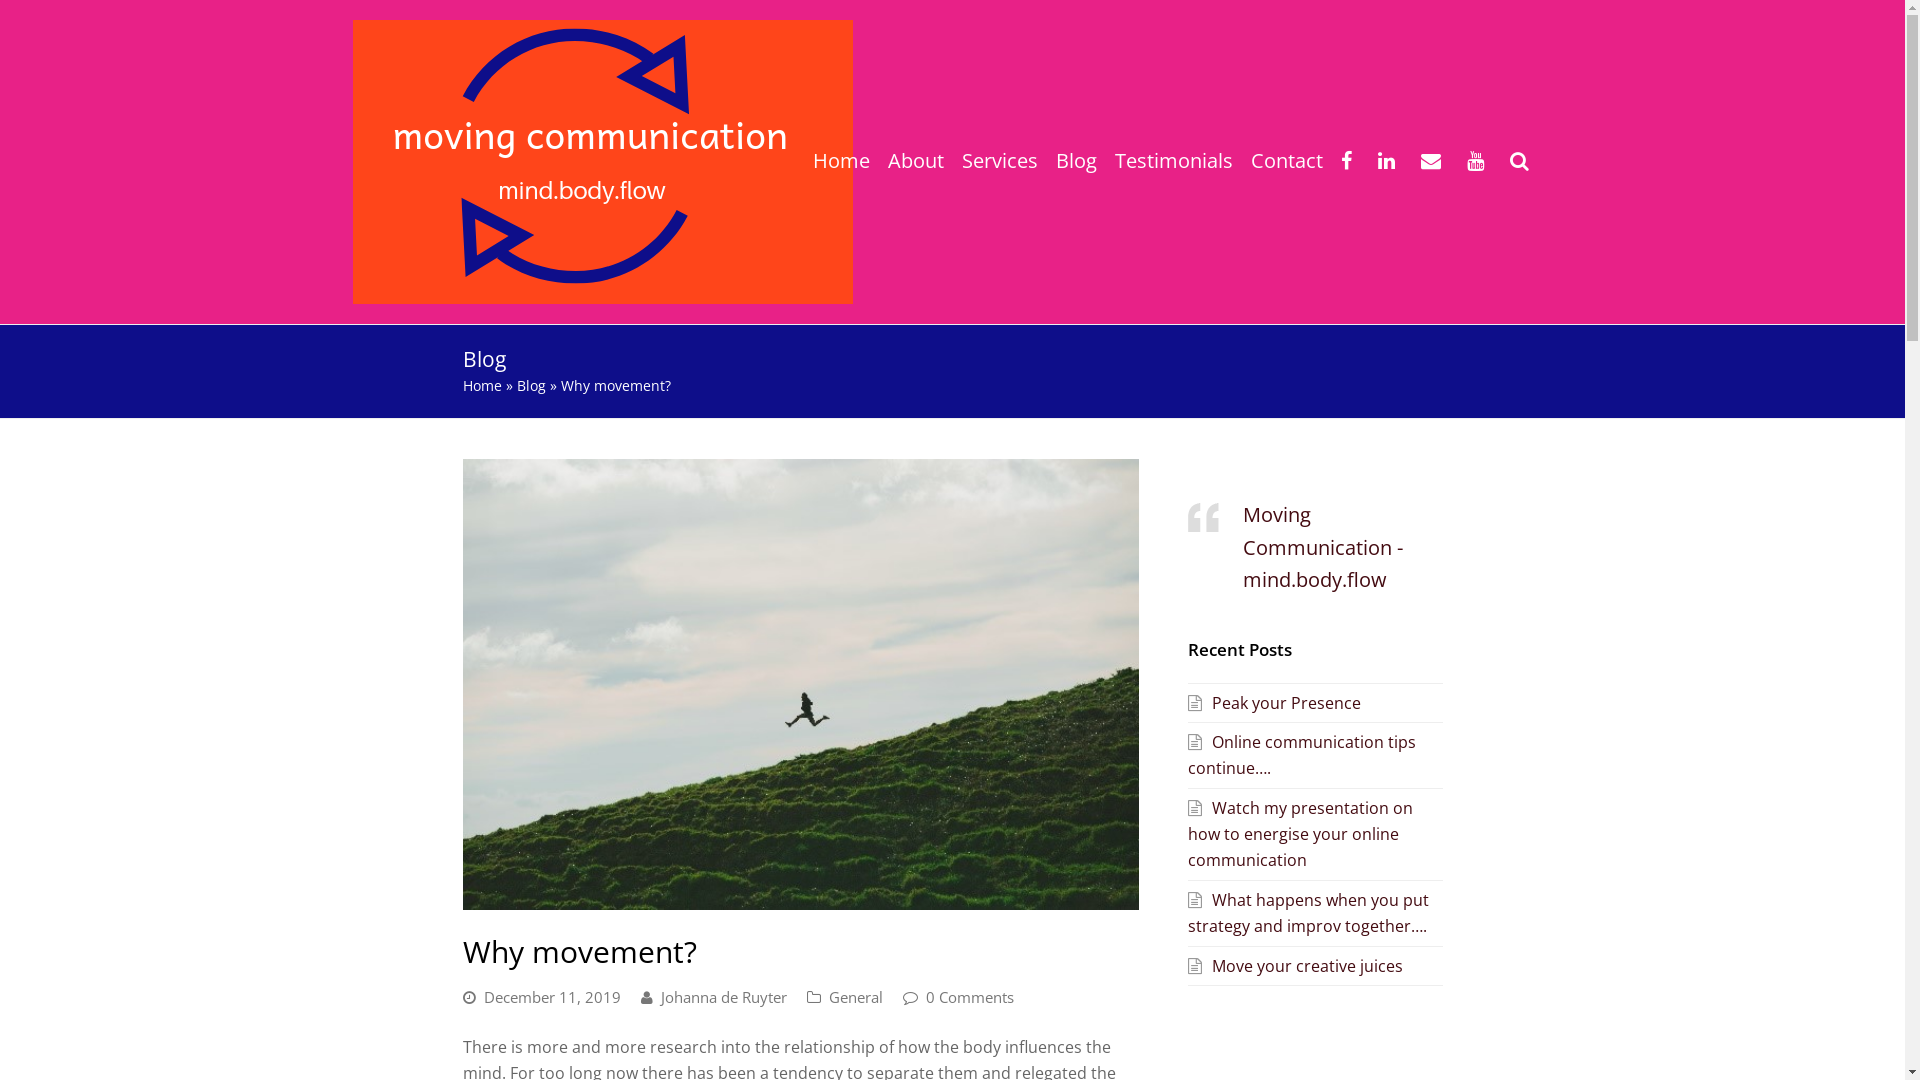  I want to click on 'Home', so click(481, 385).